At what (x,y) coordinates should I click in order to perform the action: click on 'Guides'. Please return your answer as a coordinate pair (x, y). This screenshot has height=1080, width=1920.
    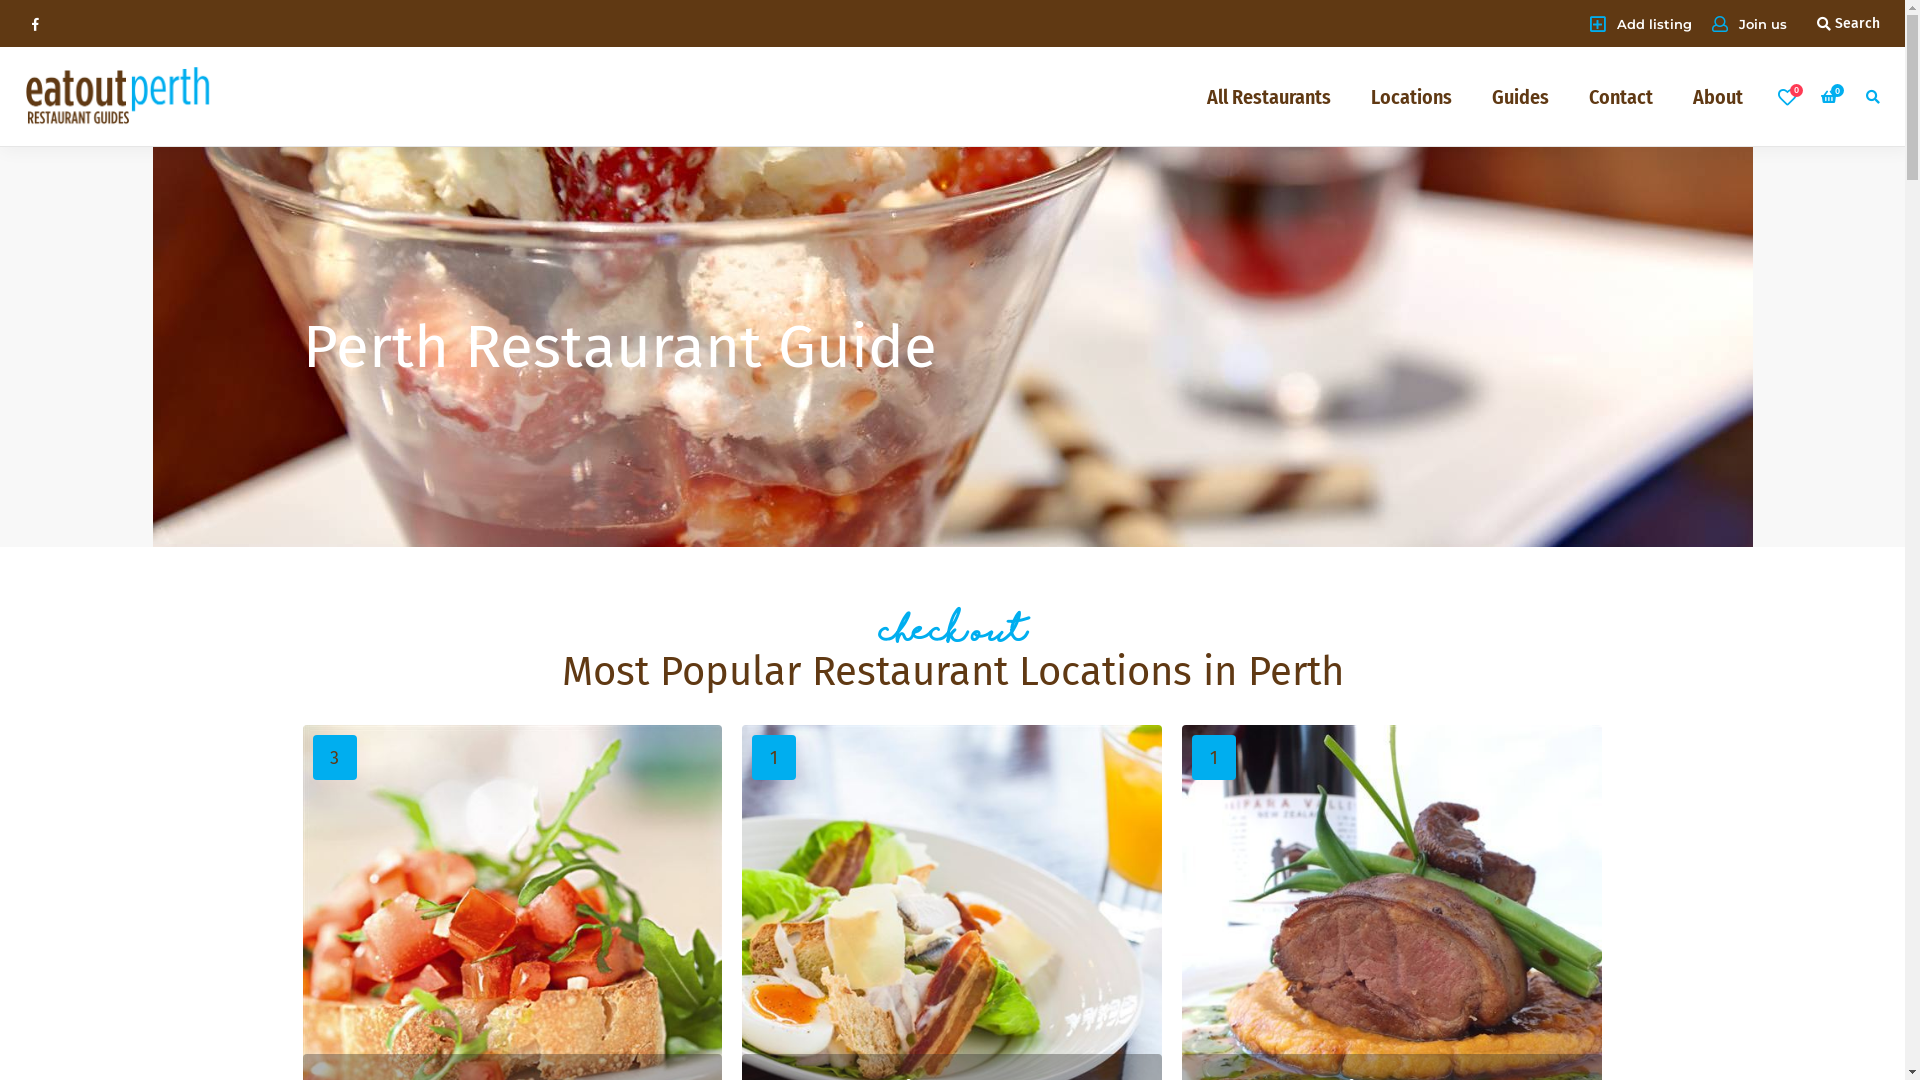
    Looking at the image, I should click on (1520, 96).